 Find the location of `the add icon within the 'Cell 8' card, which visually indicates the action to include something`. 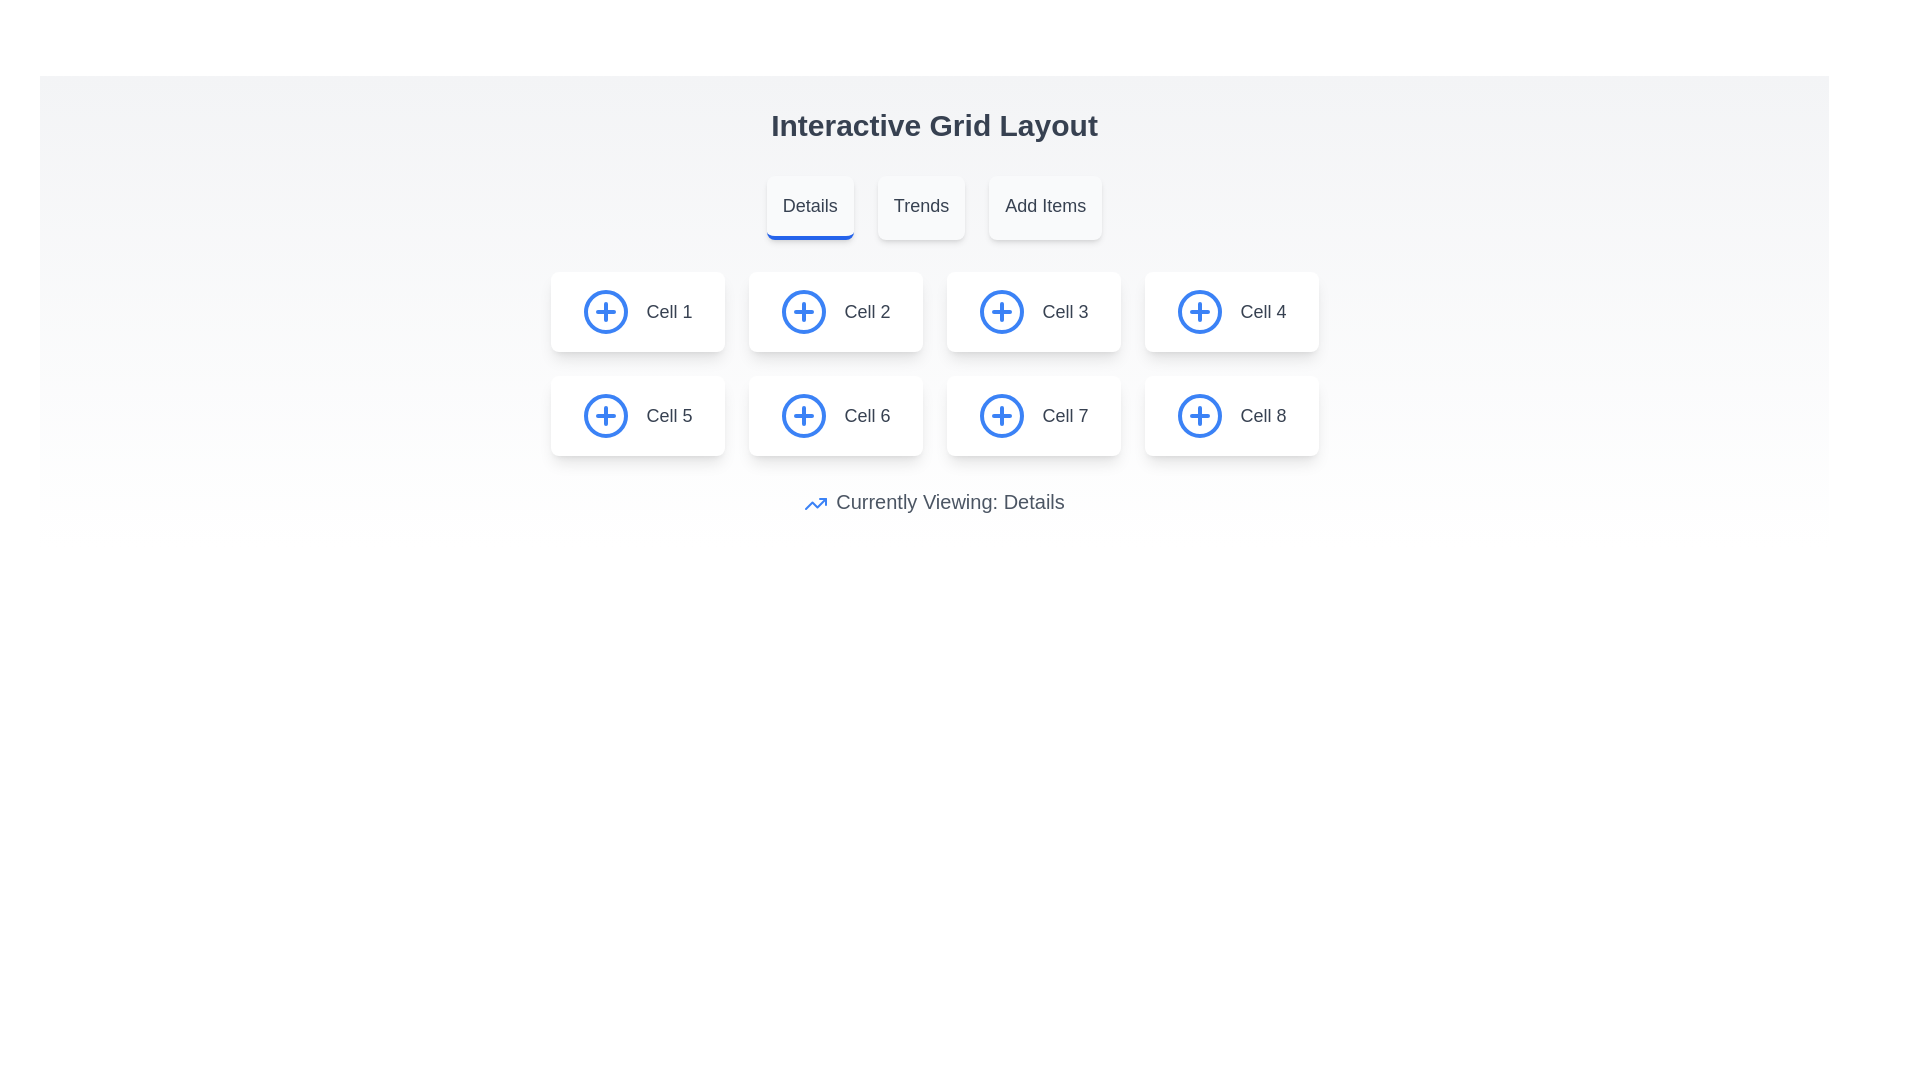

the add icon within the 'Cell 8' card, which visually indicates the action to include something is located at coordinates (1200, 415).